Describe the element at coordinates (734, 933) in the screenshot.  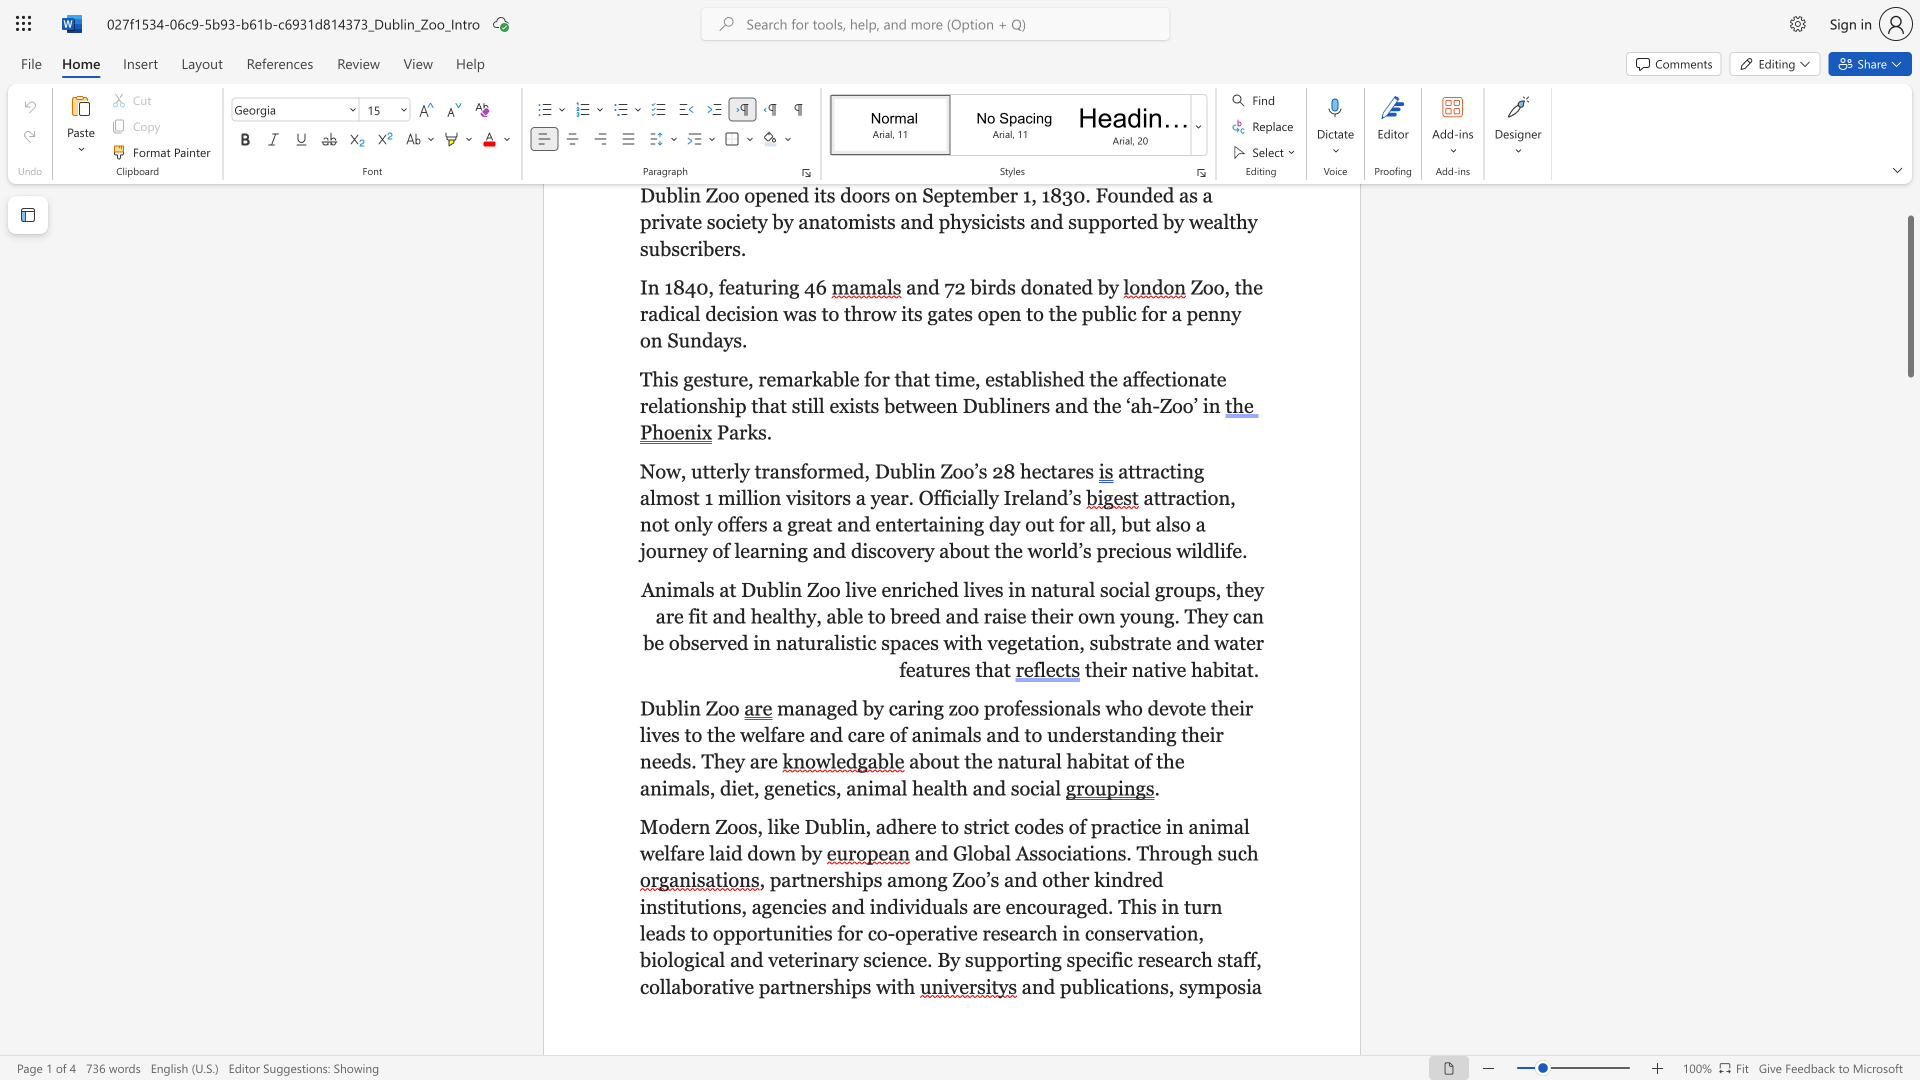
I see `the subset text "portunities for co-operative research in conservation, biological and veterinary science. By supporting specific research staff" within the text ", partnerships among Zoo’s and other kindred institutions, agencies and individuals are encouraged. This in turn leads to opportunities for co-operative research in conservation, biological and veterinary science. By supporting specific research staff, collaborative partnerships with"` at that location.